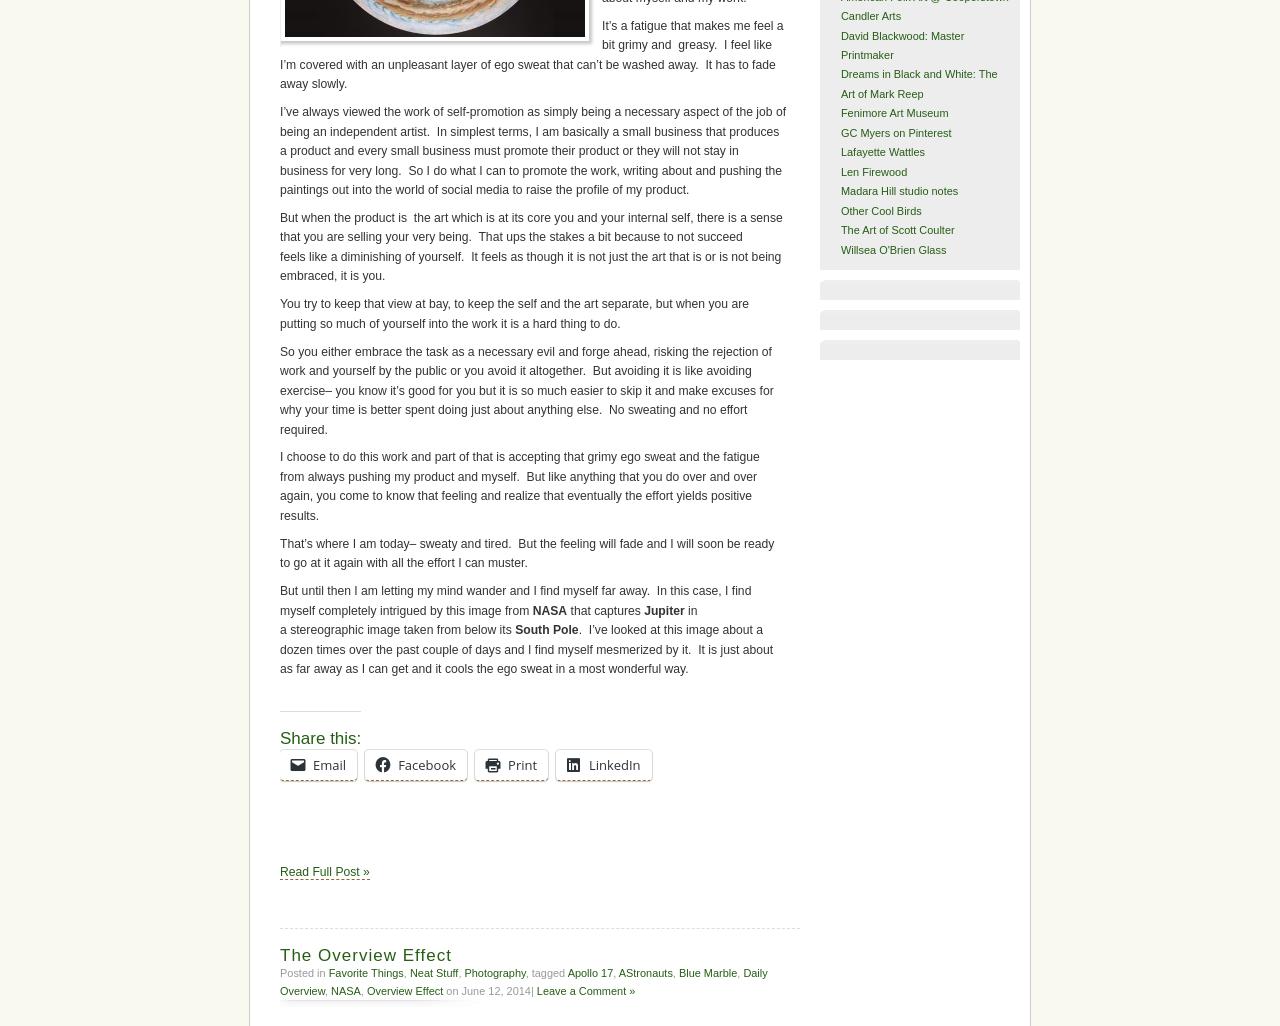 The image size is (1280, 1026). Describe the element at coordinates (870, 16) in the screenshot. I see `'Candler Arts'` at that location.